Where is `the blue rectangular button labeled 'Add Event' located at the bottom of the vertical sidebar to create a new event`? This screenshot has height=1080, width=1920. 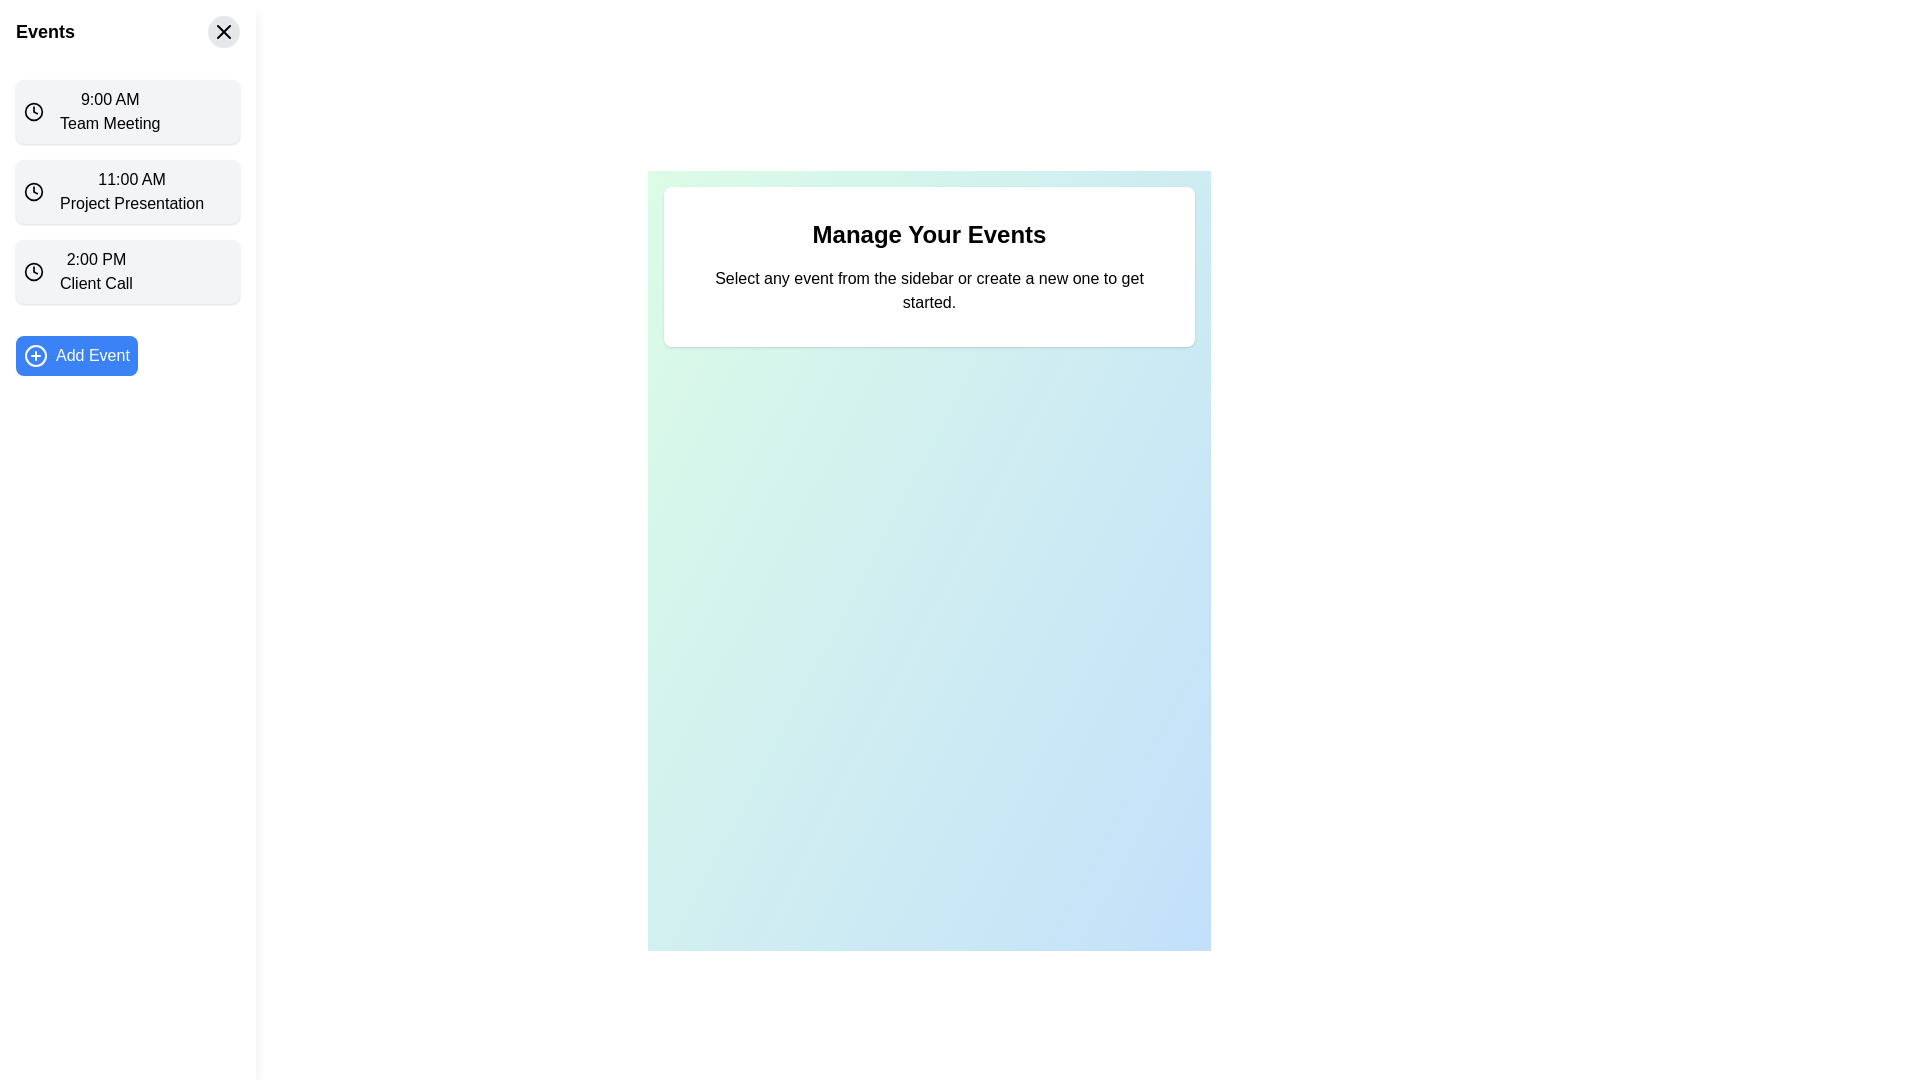
the blue rectangular button labeled 'Add Event' located at the bottom of the vertical sidebar to create a new event is located at coordinates (76, 354).